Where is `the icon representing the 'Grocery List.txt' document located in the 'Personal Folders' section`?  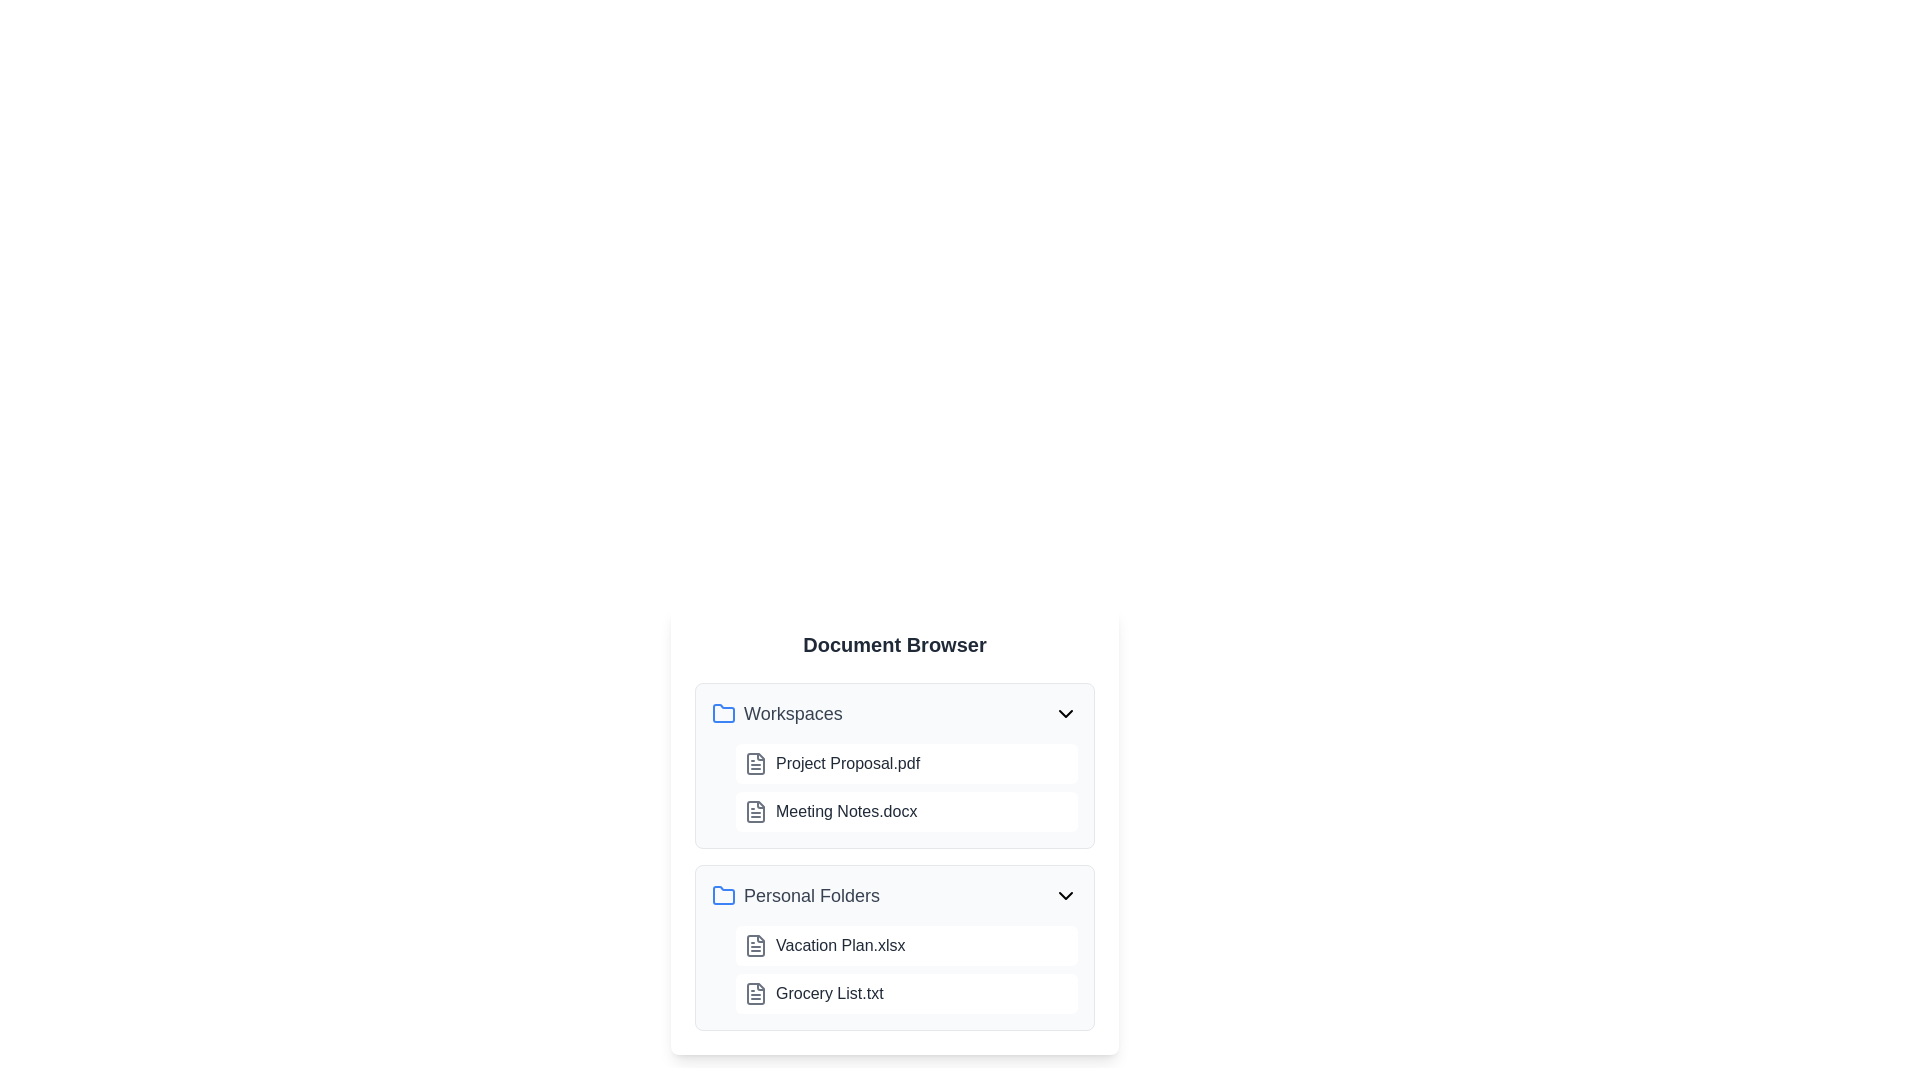 the icon representing the 'Grocery List.txt' document located in the 'Personal Folders' section is located at coordinates (754, 994).